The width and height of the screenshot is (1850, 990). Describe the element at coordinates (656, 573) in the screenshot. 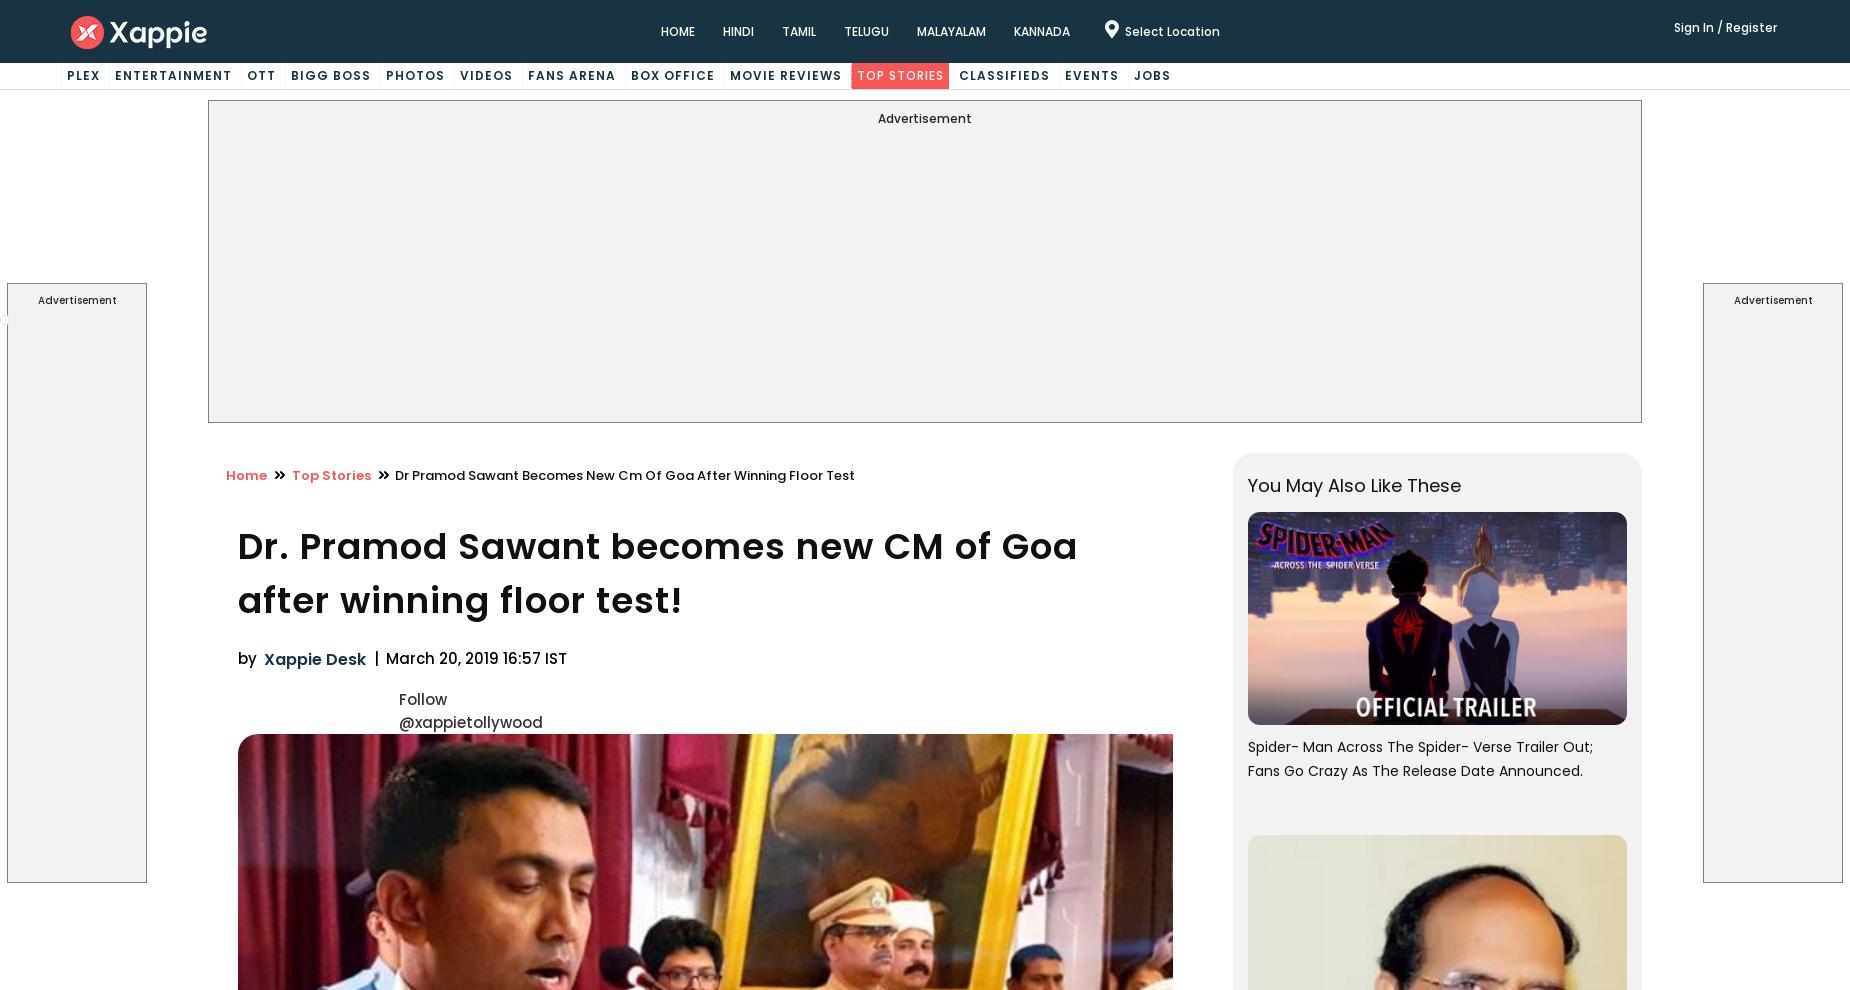

I see `'Dr. Pramod Sawant becomes new CM of Goa after winning floor test!'` at that location.